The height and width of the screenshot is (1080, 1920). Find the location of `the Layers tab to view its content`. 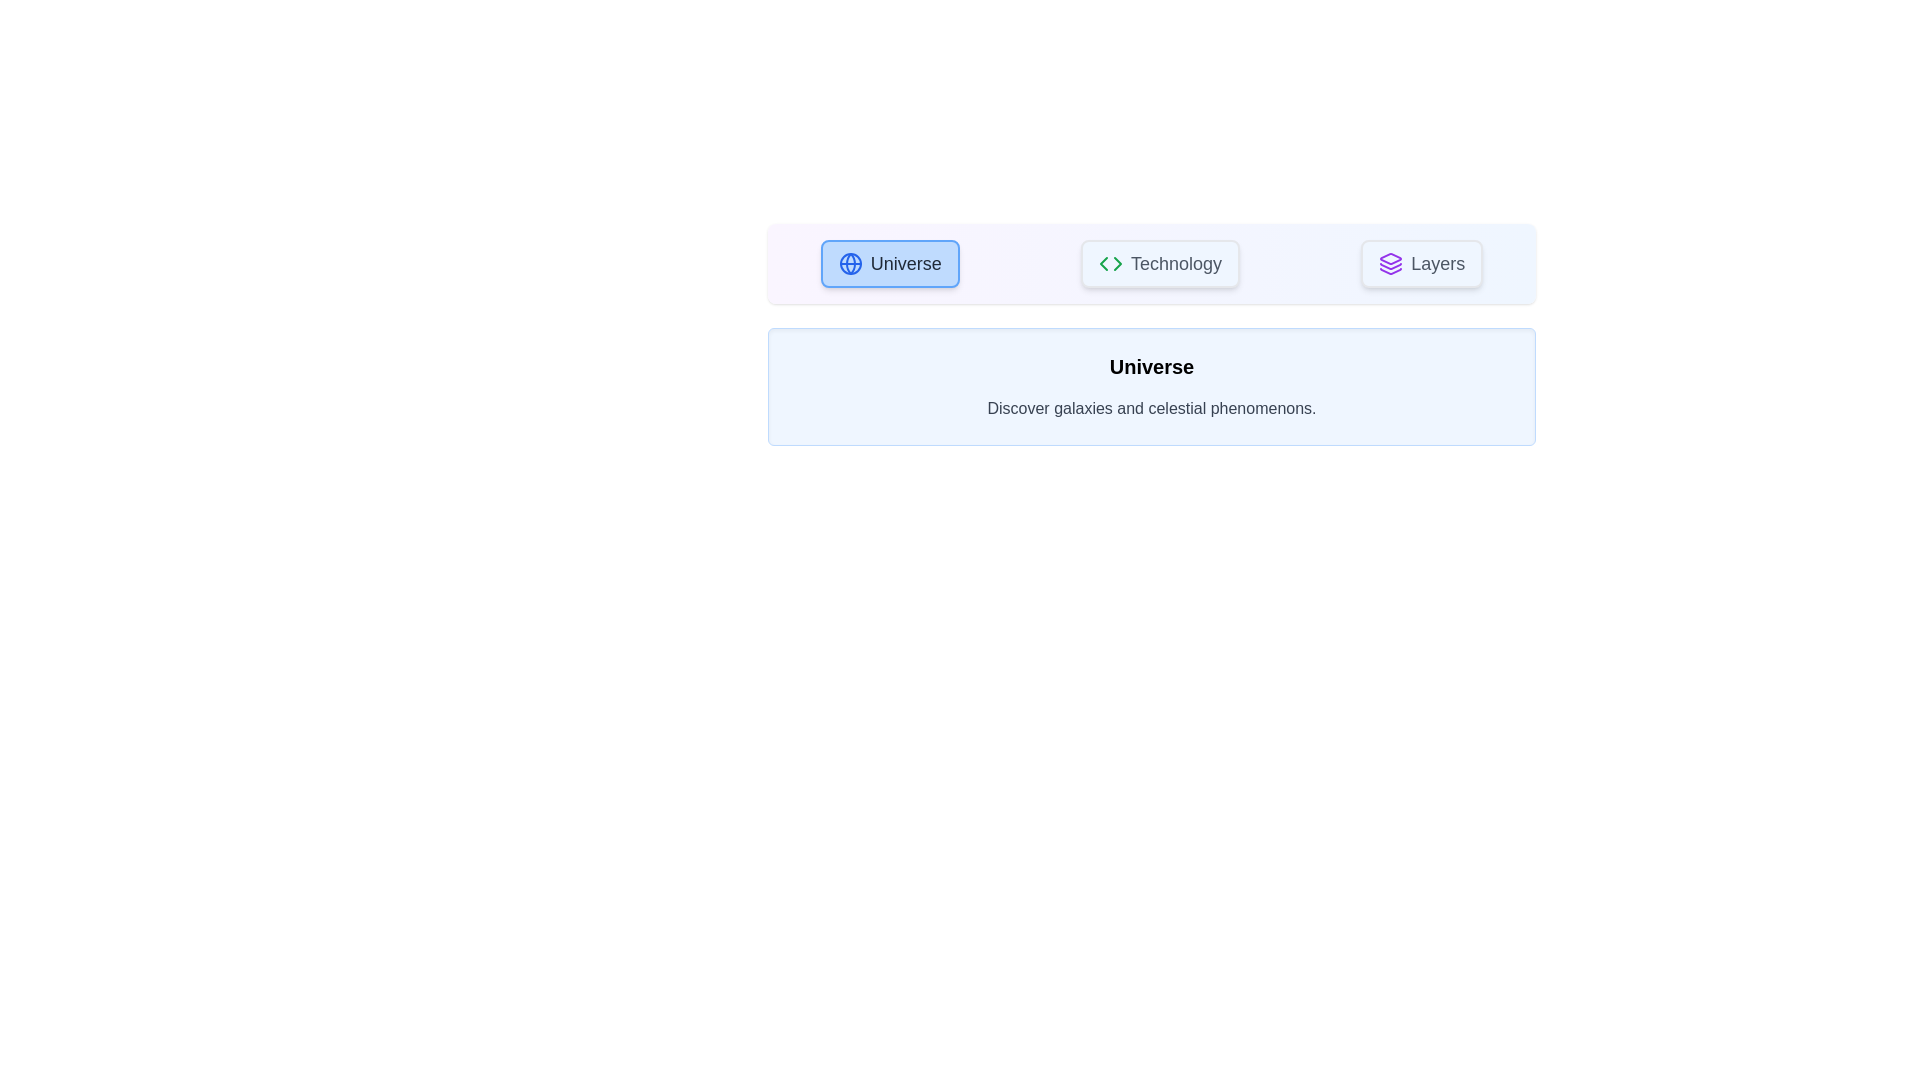

the Layers tab to view its content is located at coordinates (1420, 262).